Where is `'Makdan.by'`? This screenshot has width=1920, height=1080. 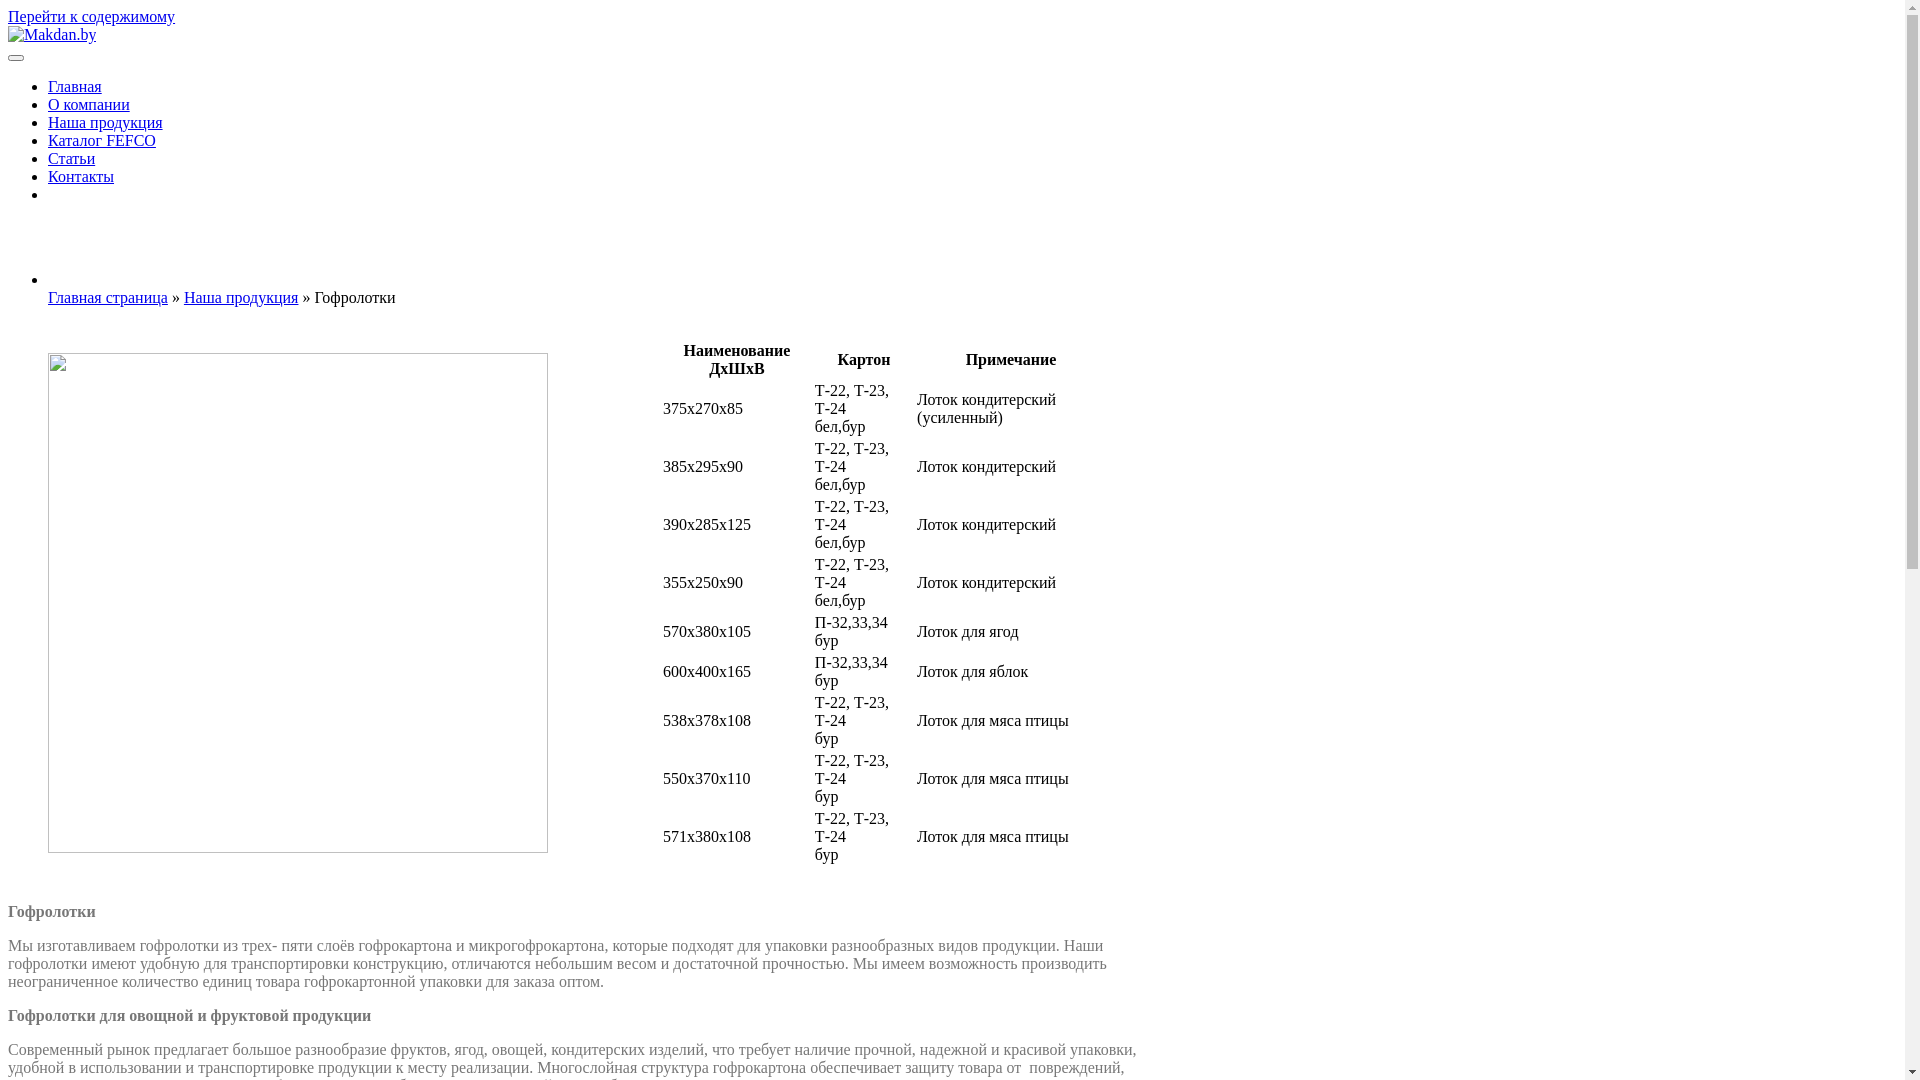
'Makdan.by' is located at coordinates (67, 76).